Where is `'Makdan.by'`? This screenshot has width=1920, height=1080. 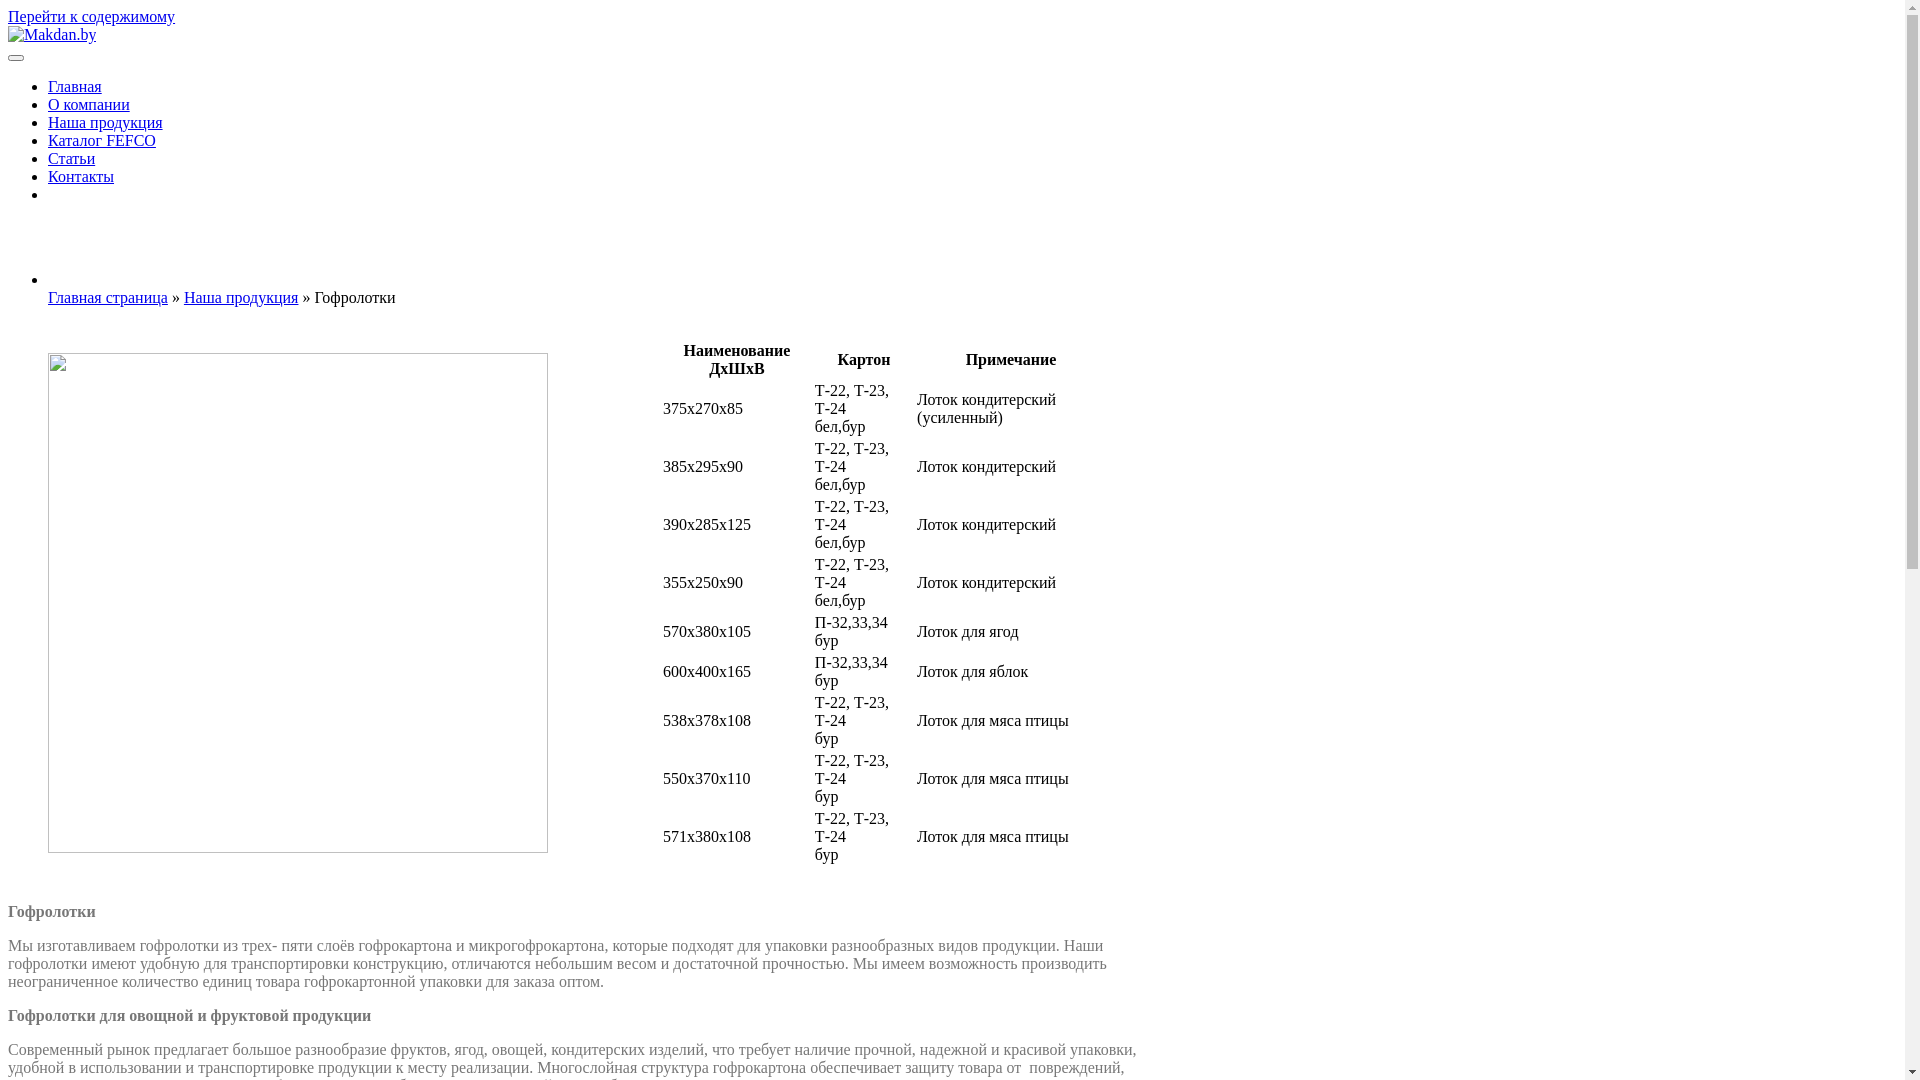
'Makdan.by' is located at coordinates (67, 76).